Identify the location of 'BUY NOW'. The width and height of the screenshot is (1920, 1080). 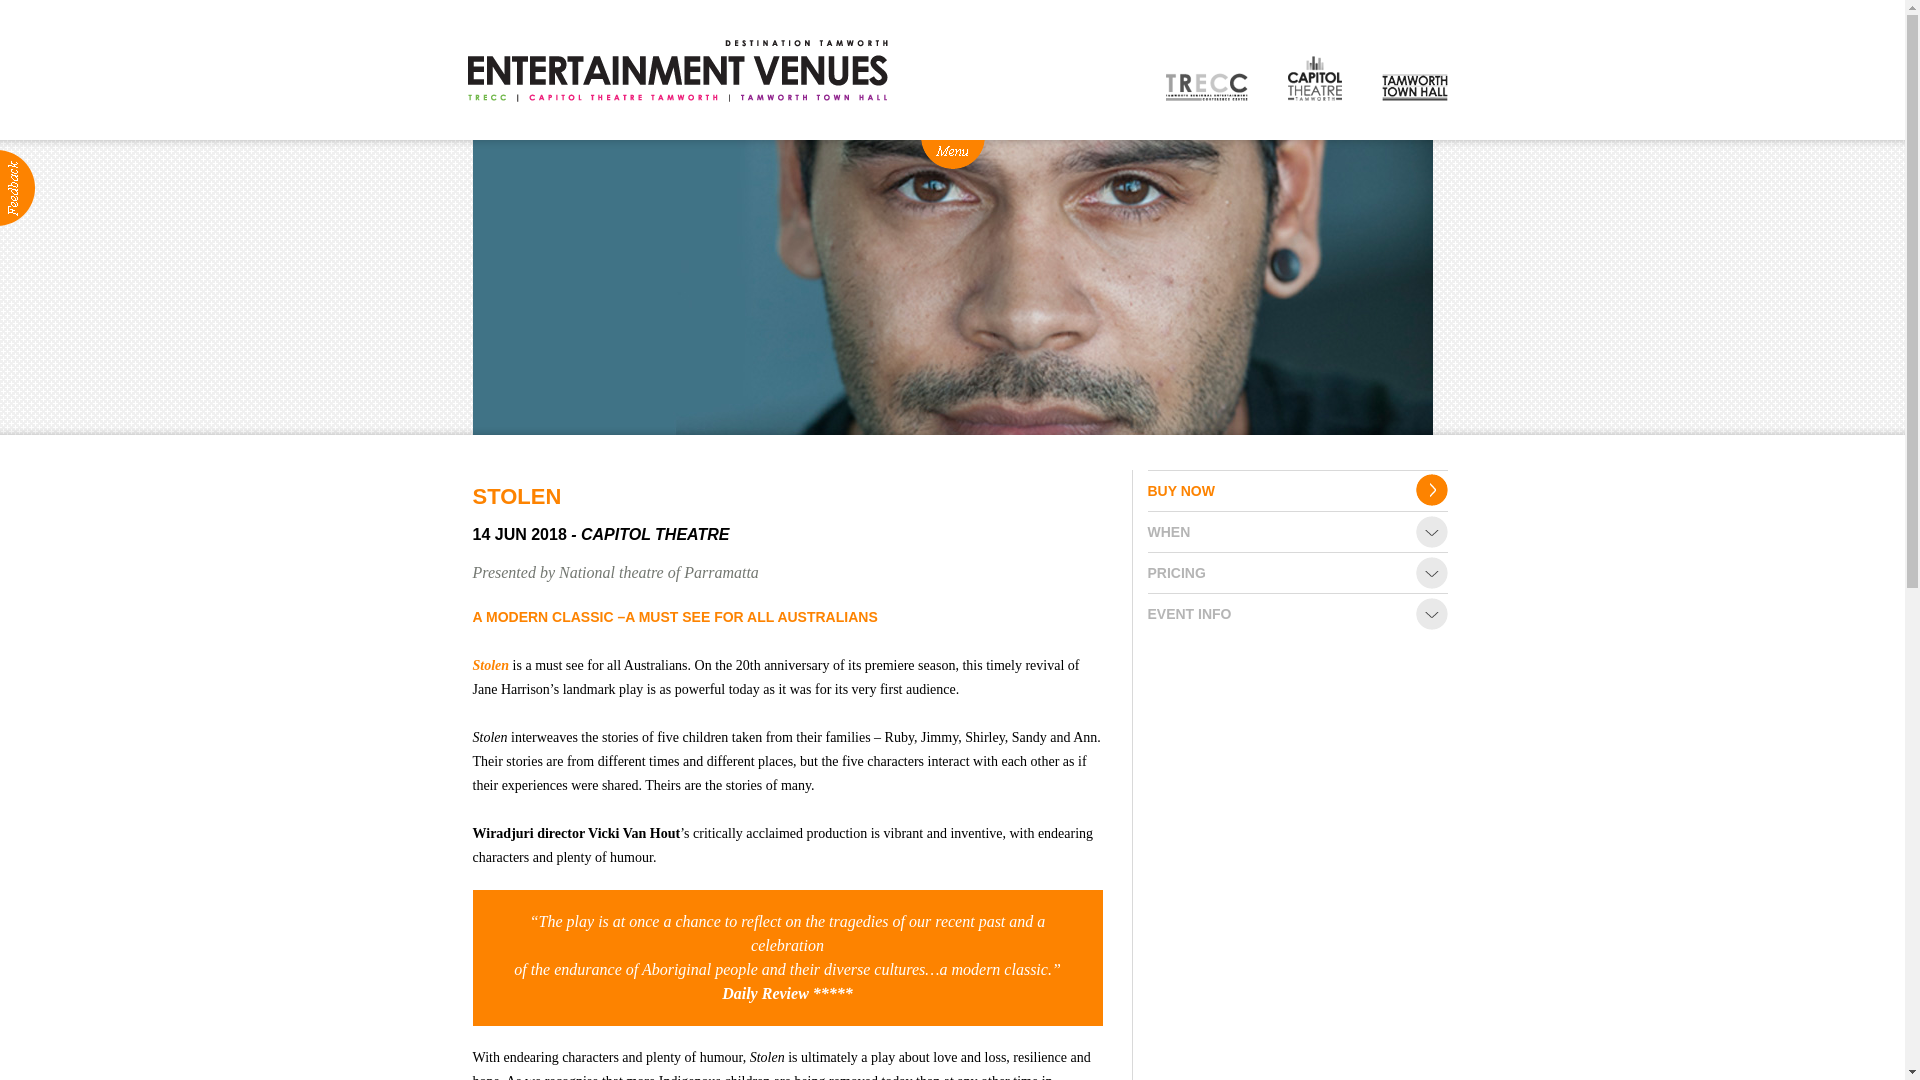
(1297, 490).